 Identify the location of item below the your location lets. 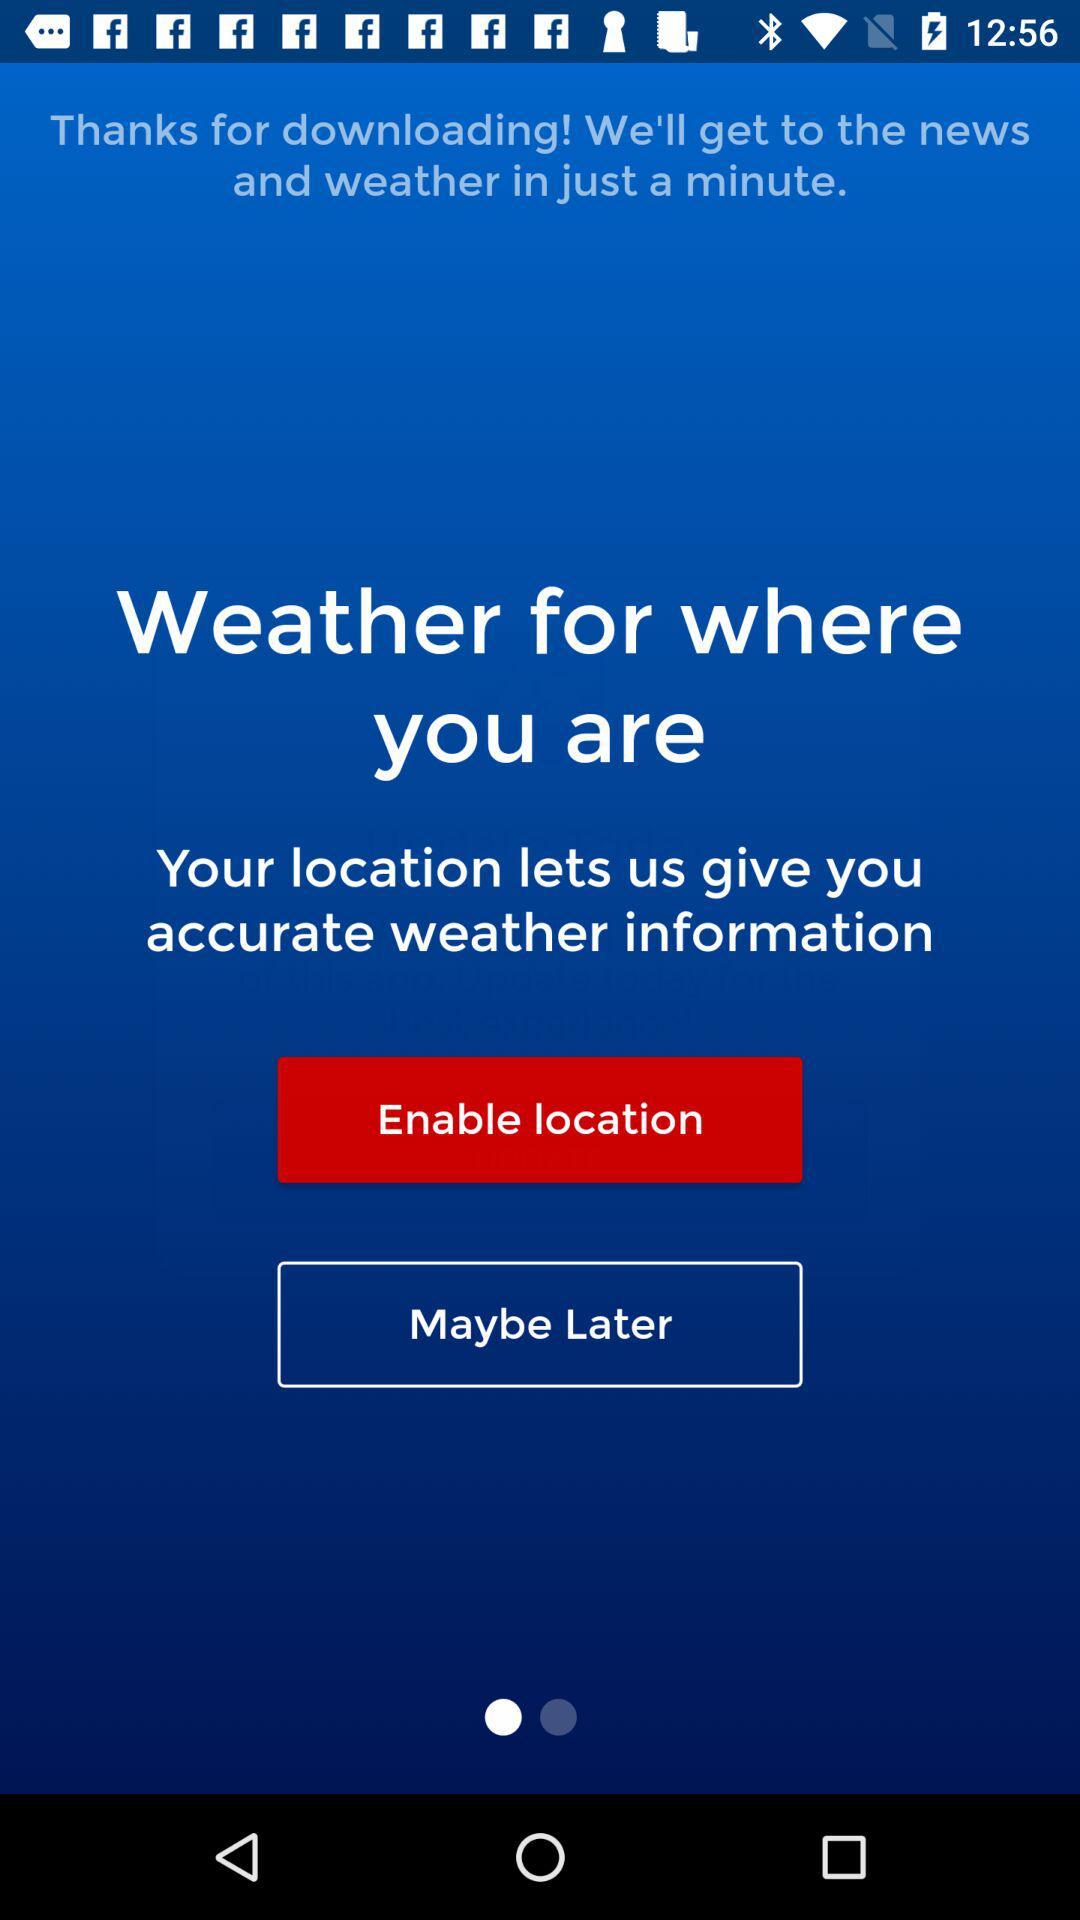
(540, 1118).